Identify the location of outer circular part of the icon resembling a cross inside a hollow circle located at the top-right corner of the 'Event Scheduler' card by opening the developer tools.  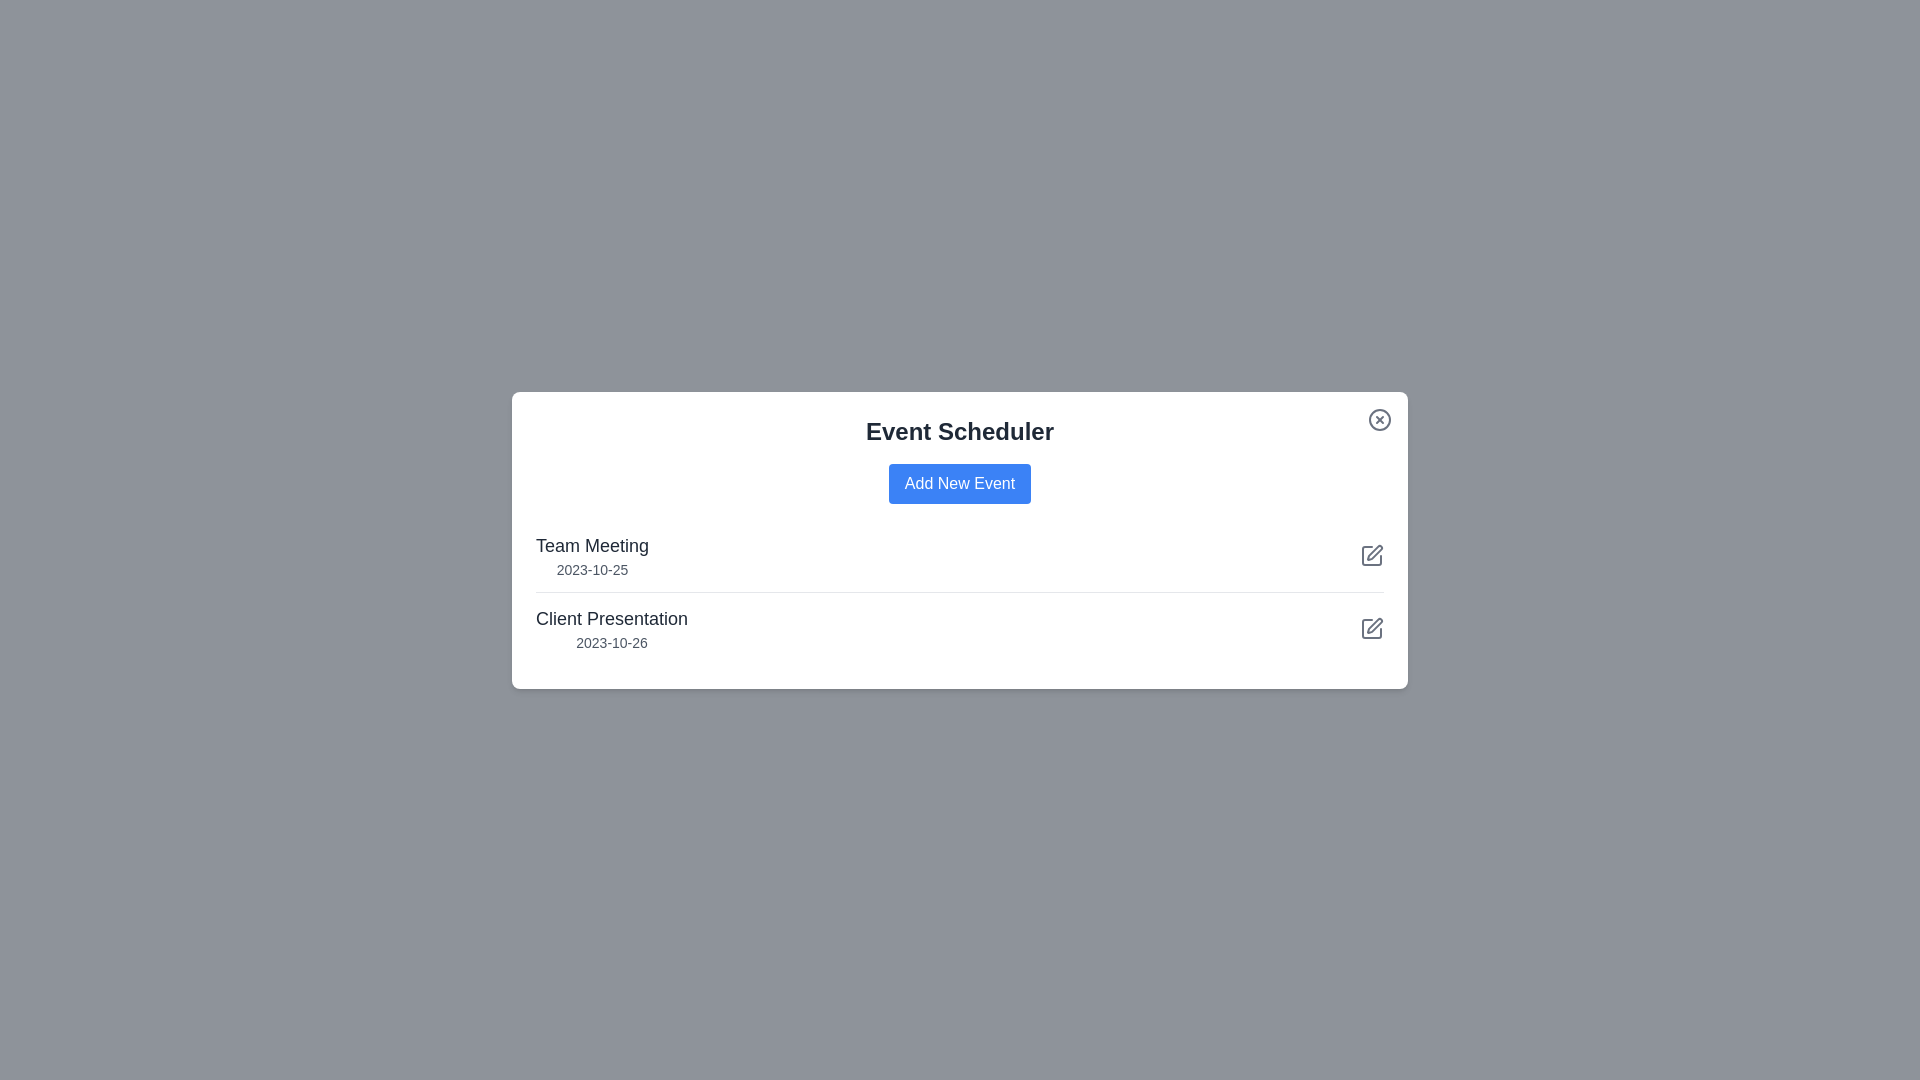
(1379, 418).